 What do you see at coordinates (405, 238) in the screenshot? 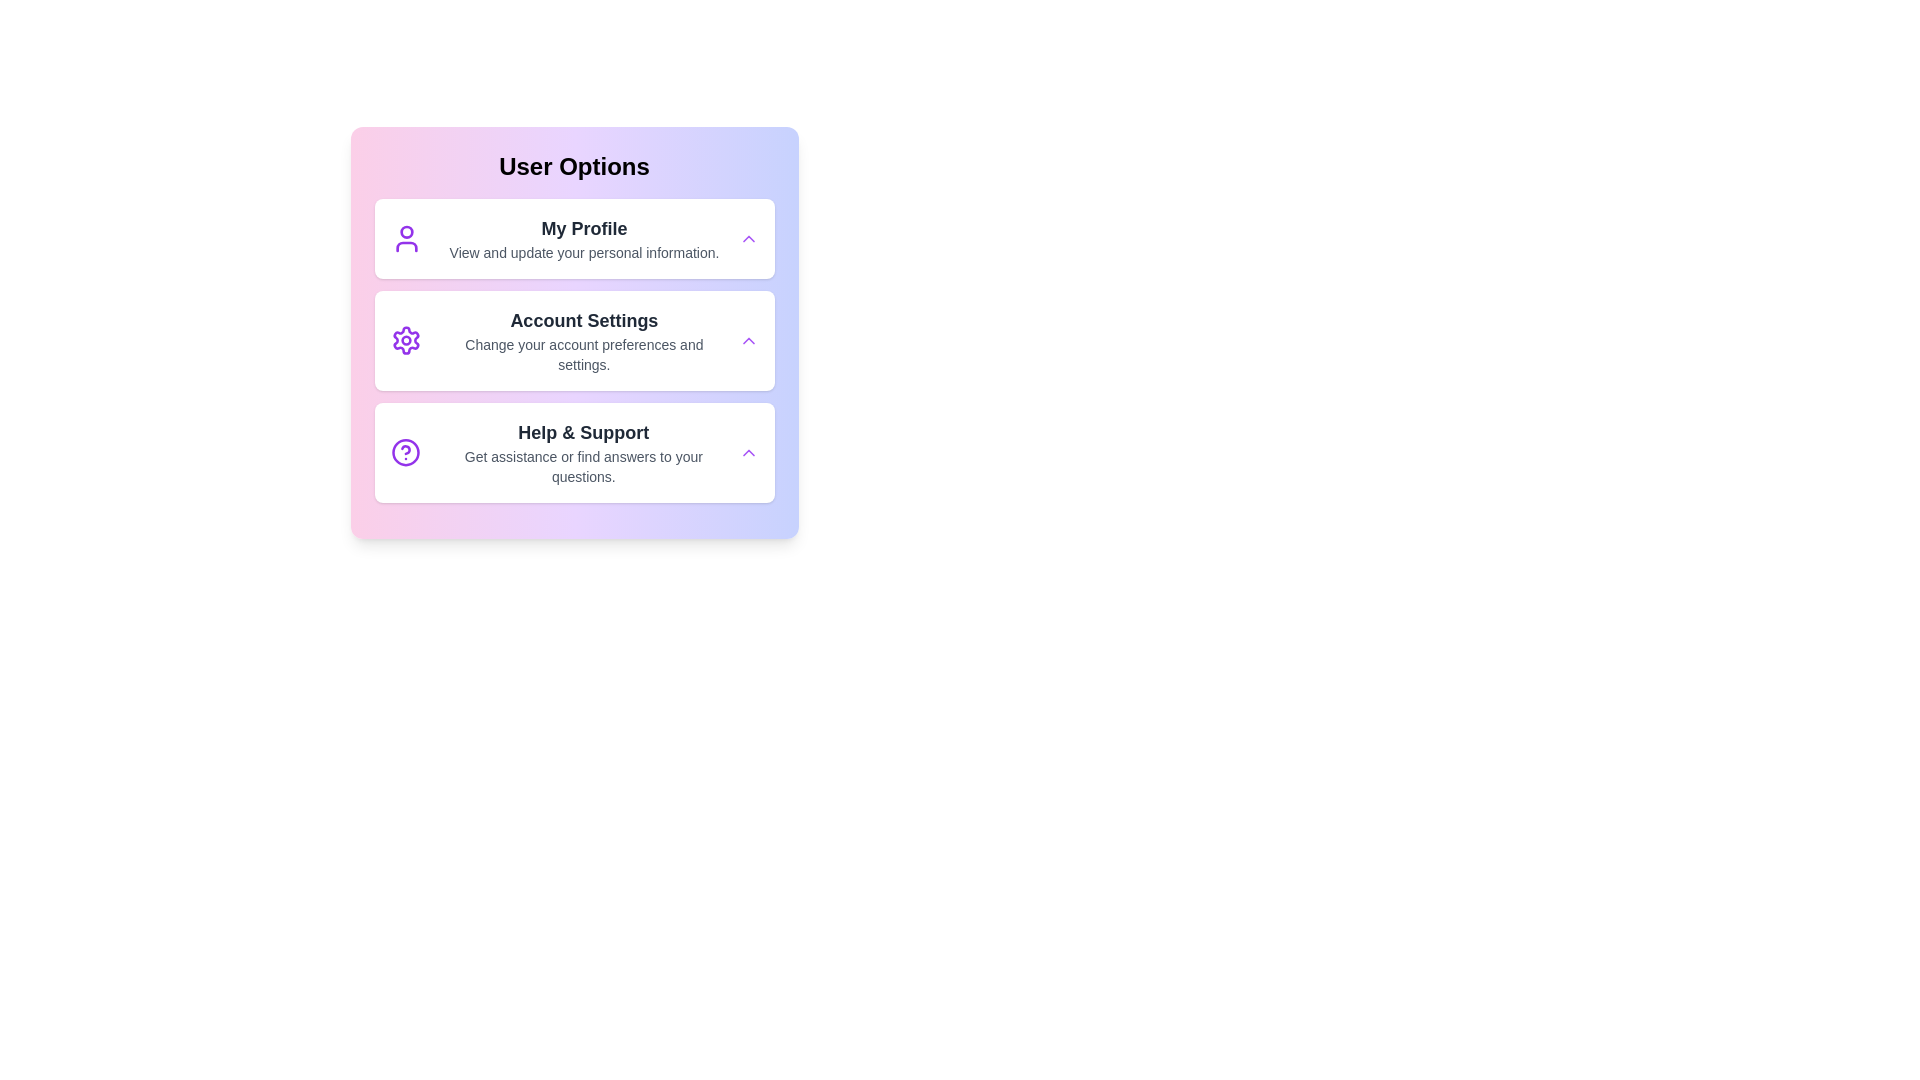
I see `the icon associated with the list item My Profile` at bounding box center [405, 238].